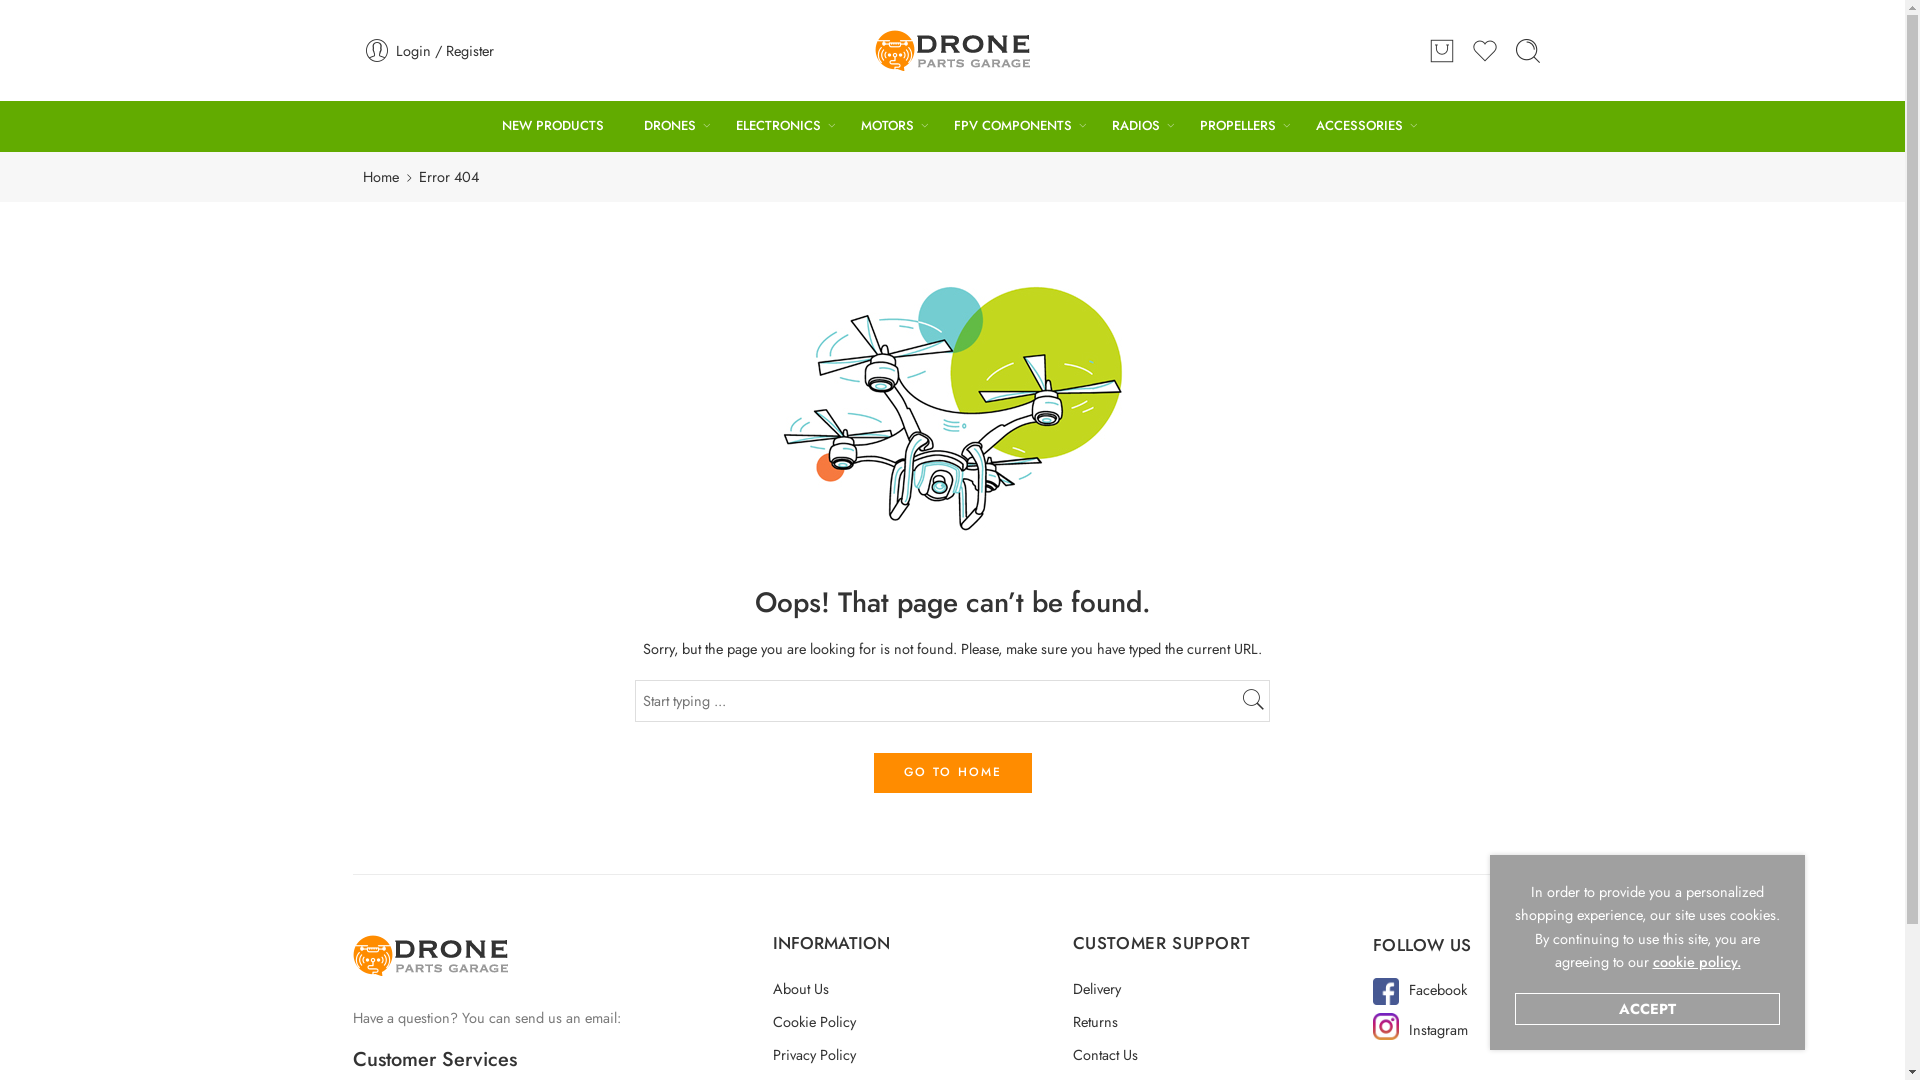  Describe the element at coordinates (777, 126) in the screenshot. I see `'ELECTRONICS'` at that location.